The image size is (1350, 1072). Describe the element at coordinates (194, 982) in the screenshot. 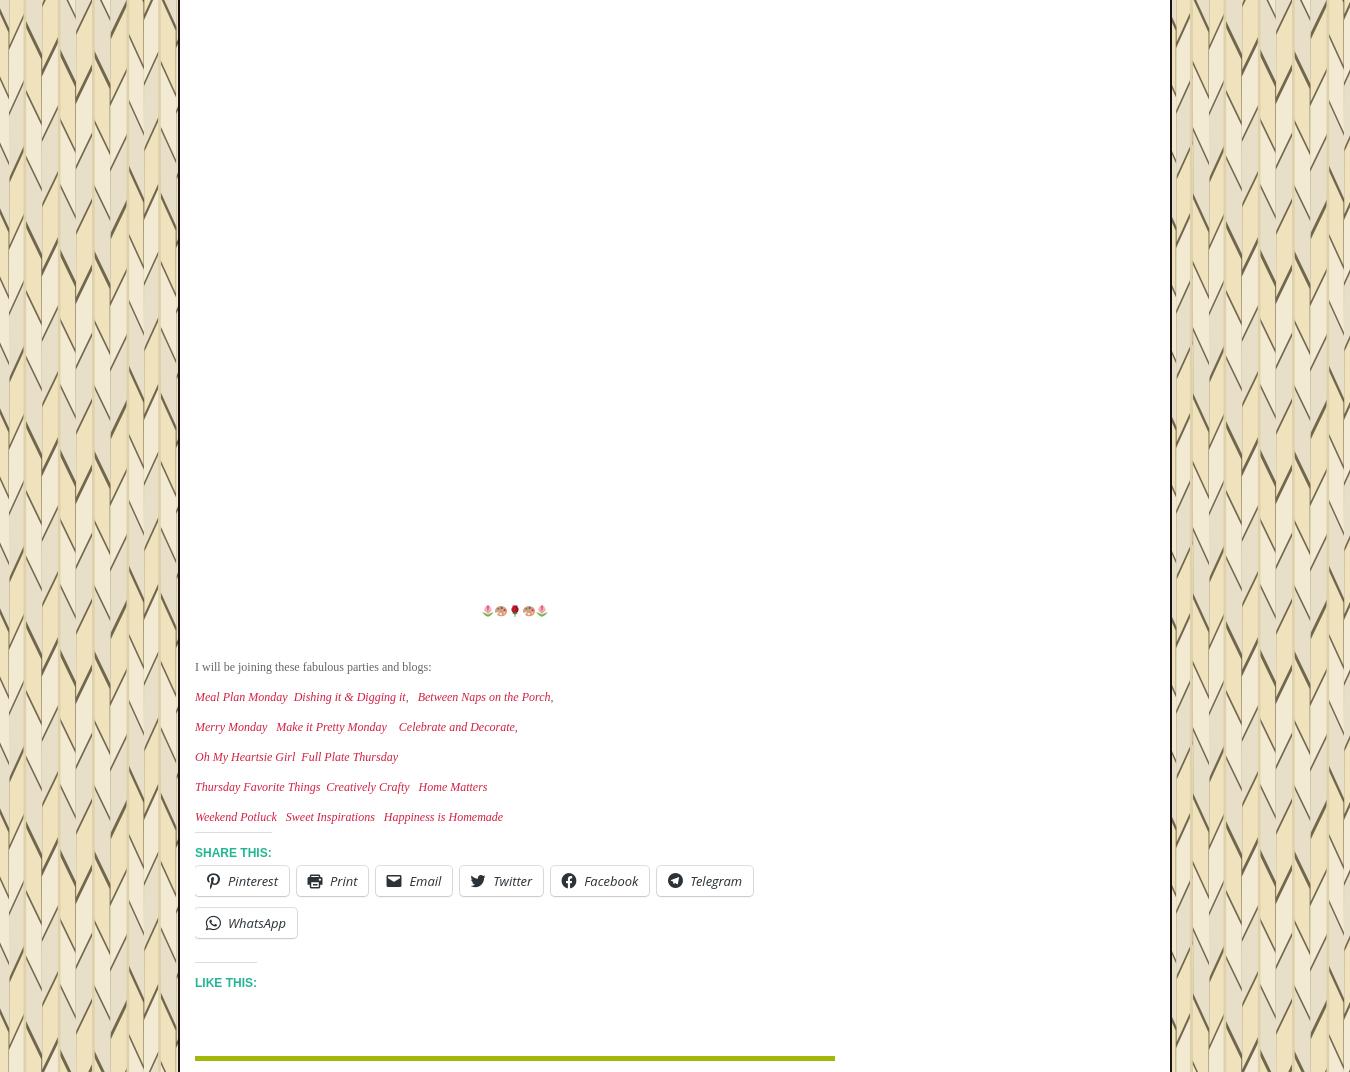

I see `'Like this:'` at that location.